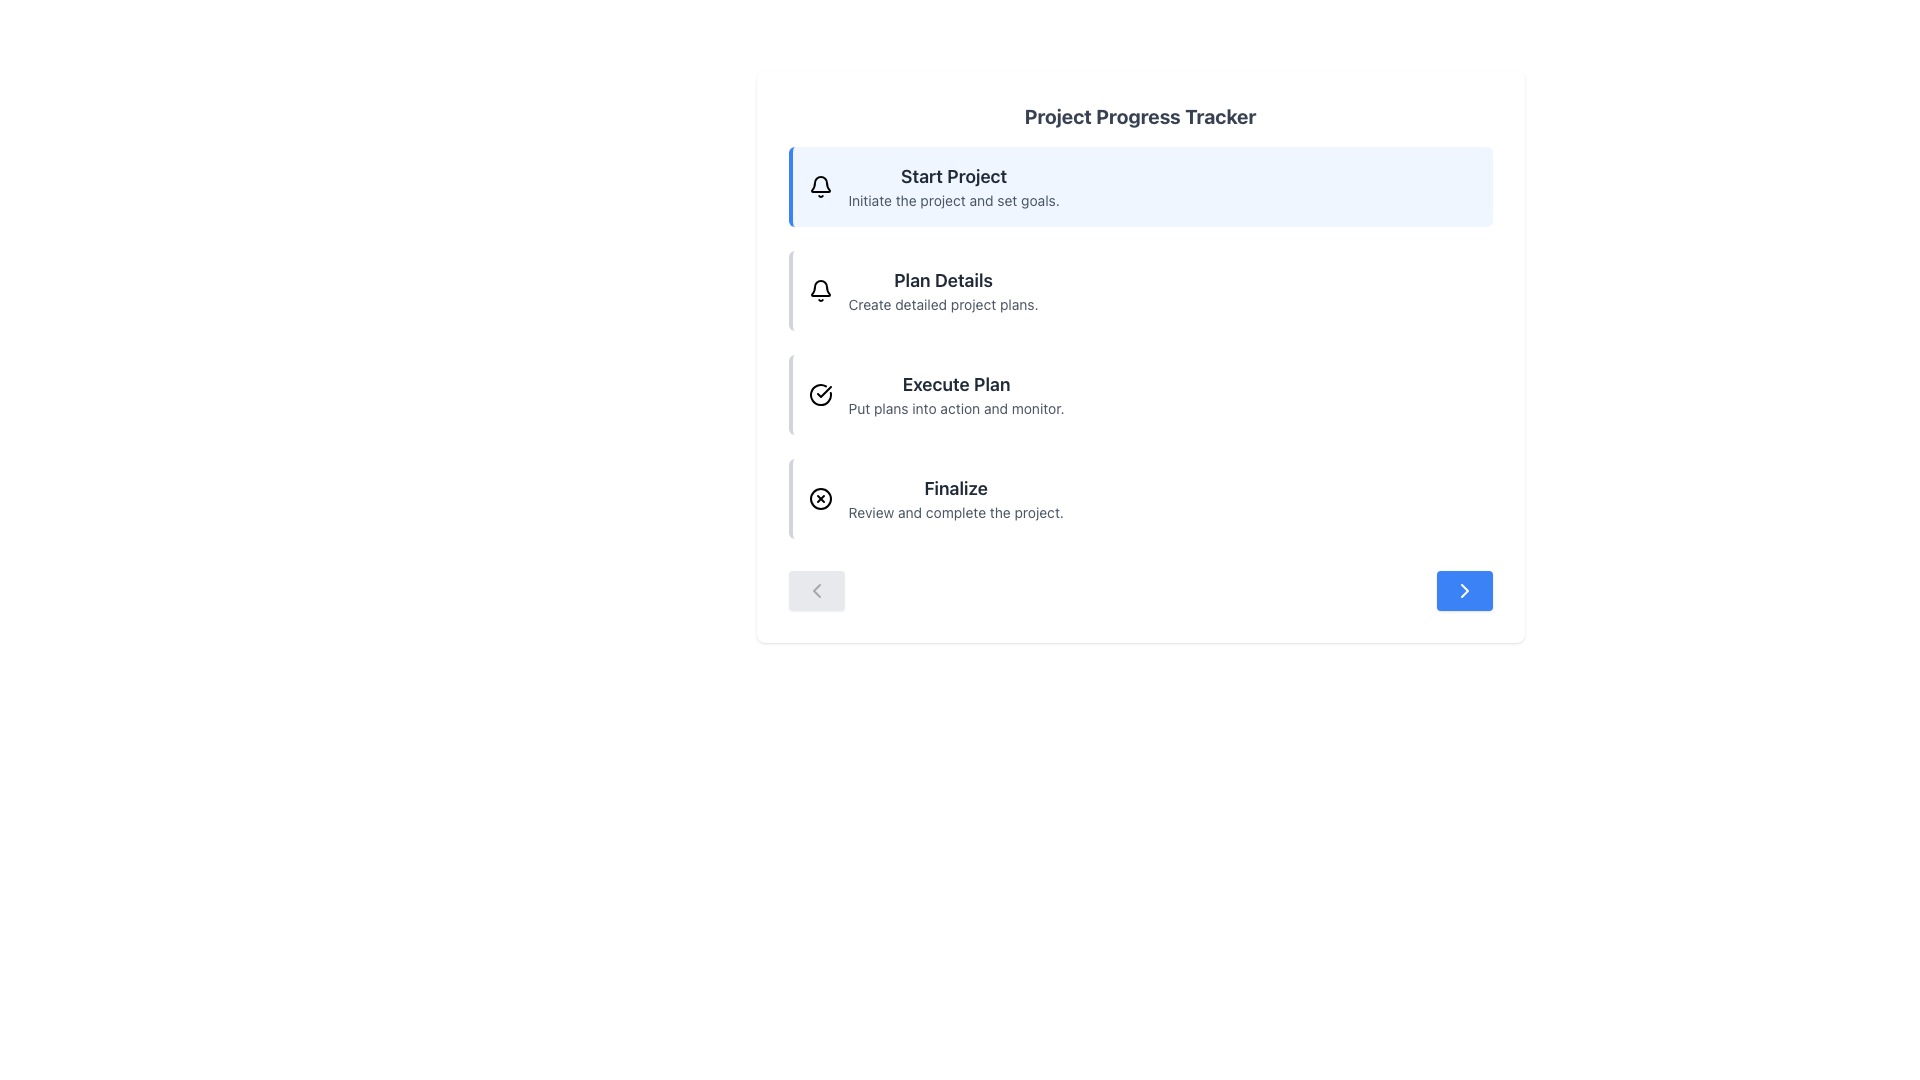 The width and height of the screenshot is (1920, 1080). I want to click on the blue rectangular button with rounded corners and a white rightward arrow, located at the bottom-right corner of the content area adjacent to the flow navigation section, so click(1464, 589).